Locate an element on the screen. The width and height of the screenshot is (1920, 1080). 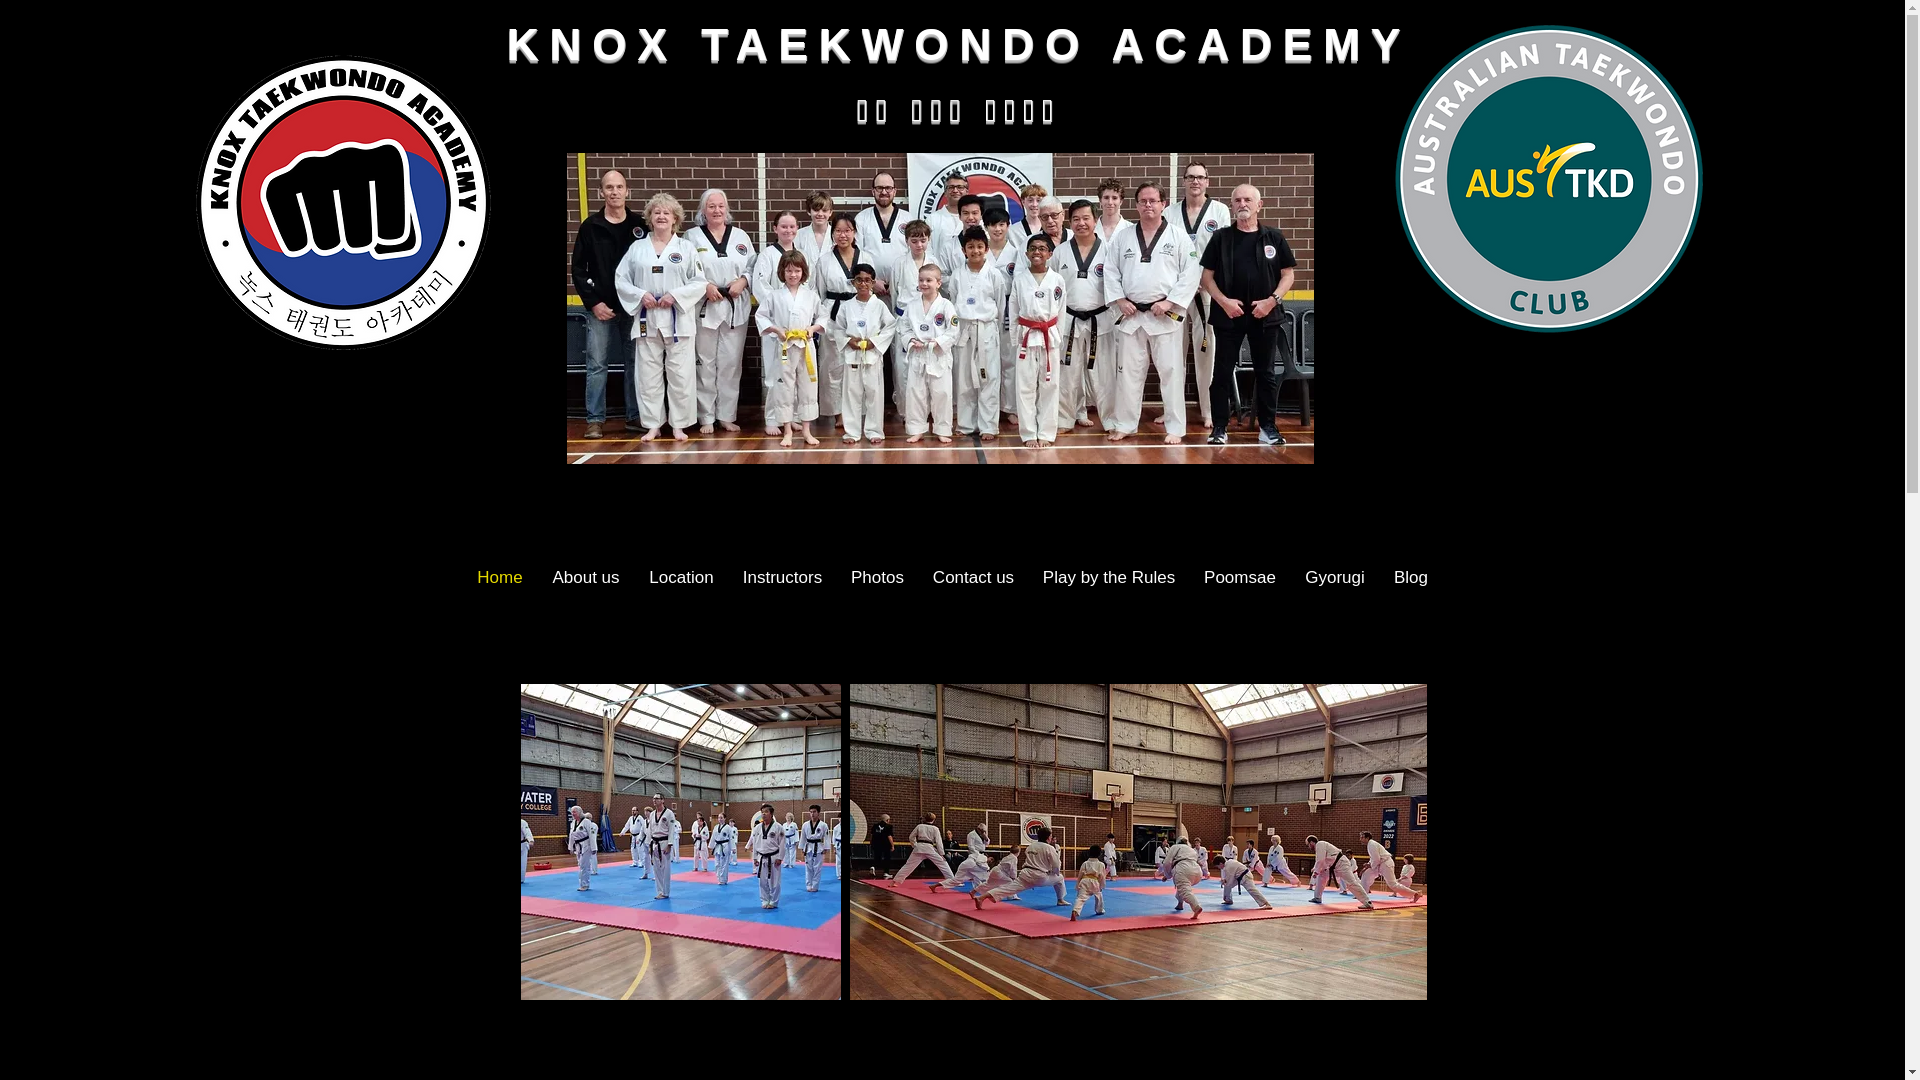
'Gyorugi' is located at coordinates (1334, 578).